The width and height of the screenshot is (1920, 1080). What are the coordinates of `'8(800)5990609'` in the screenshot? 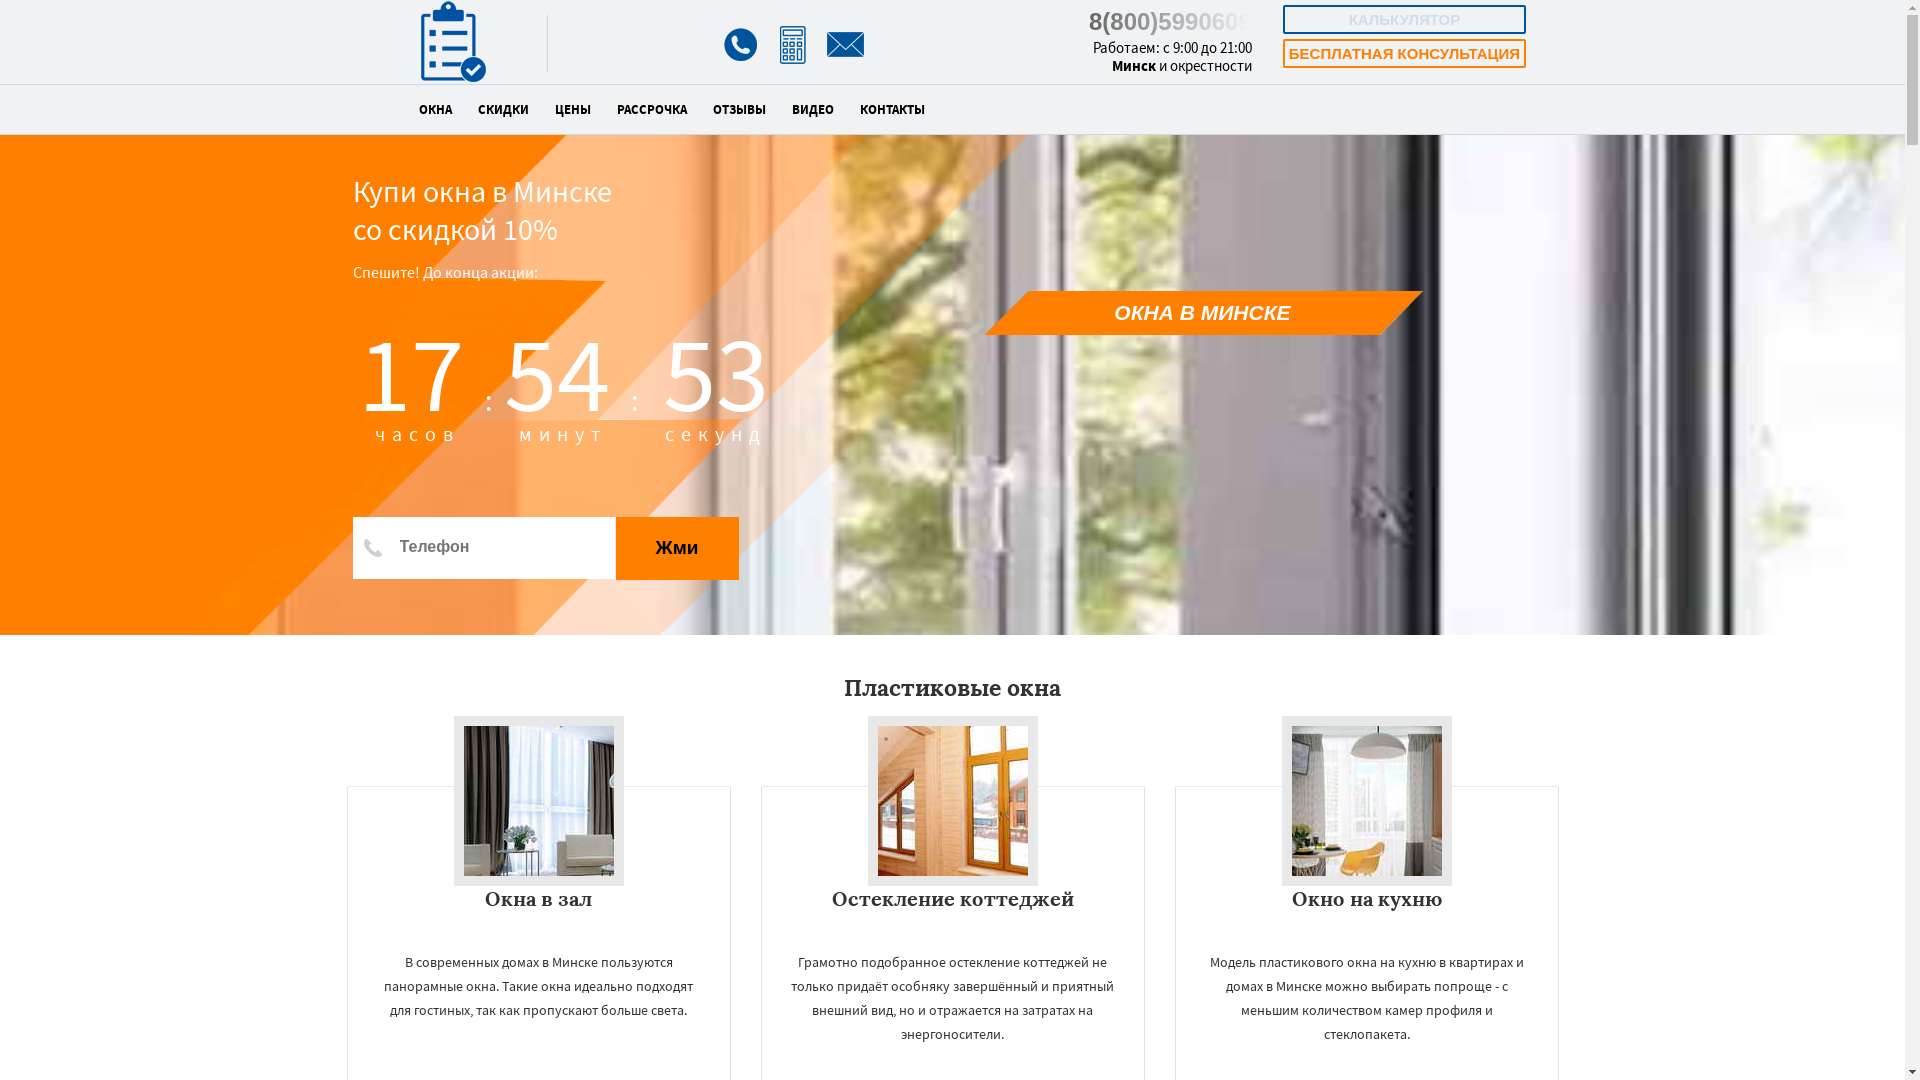 It's located at (1170, 21).